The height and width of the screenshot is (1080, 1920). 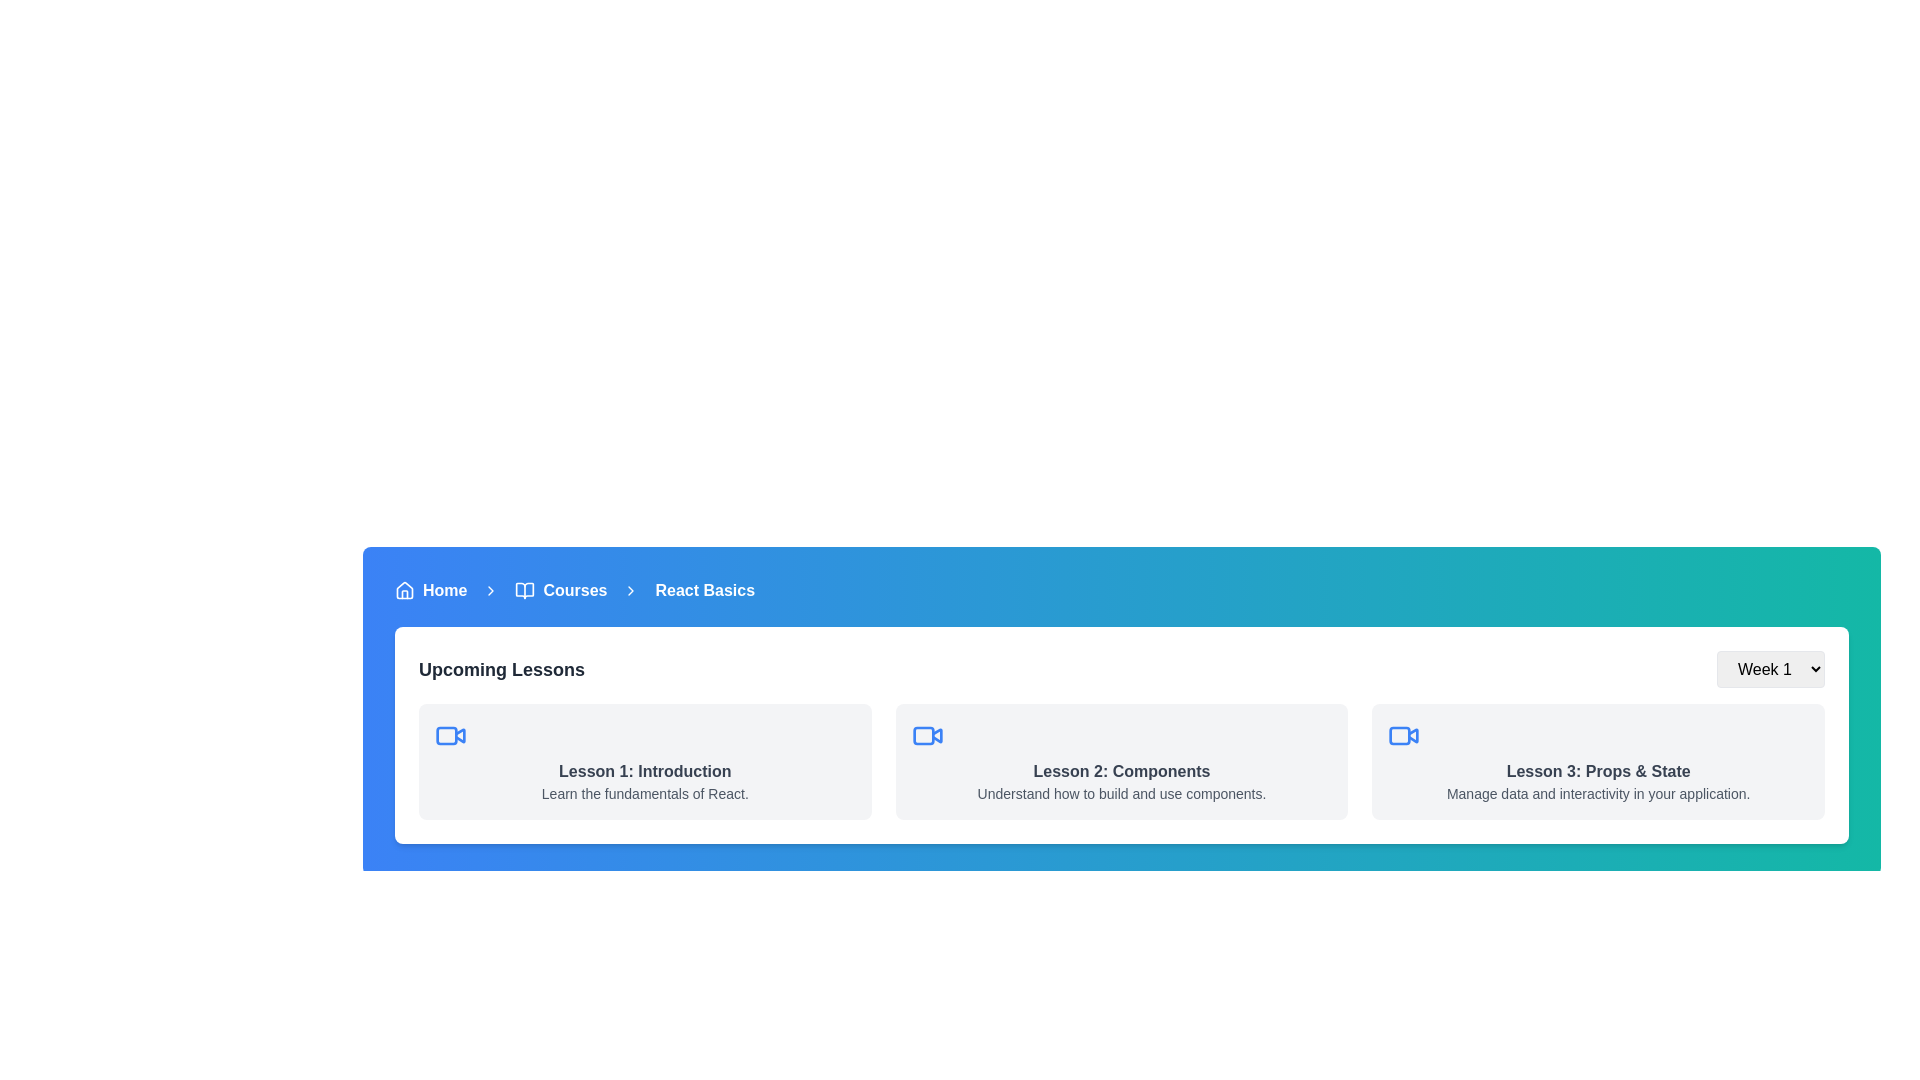 What do you see at coordinates (525, 589) in the screenshot?
I see `the small open book icon situated in the navigation bar, located to the left of the 'Courses' label and right of the 'Home' link, which is styled with white color against a blue background` at bounding box center [525, 589].